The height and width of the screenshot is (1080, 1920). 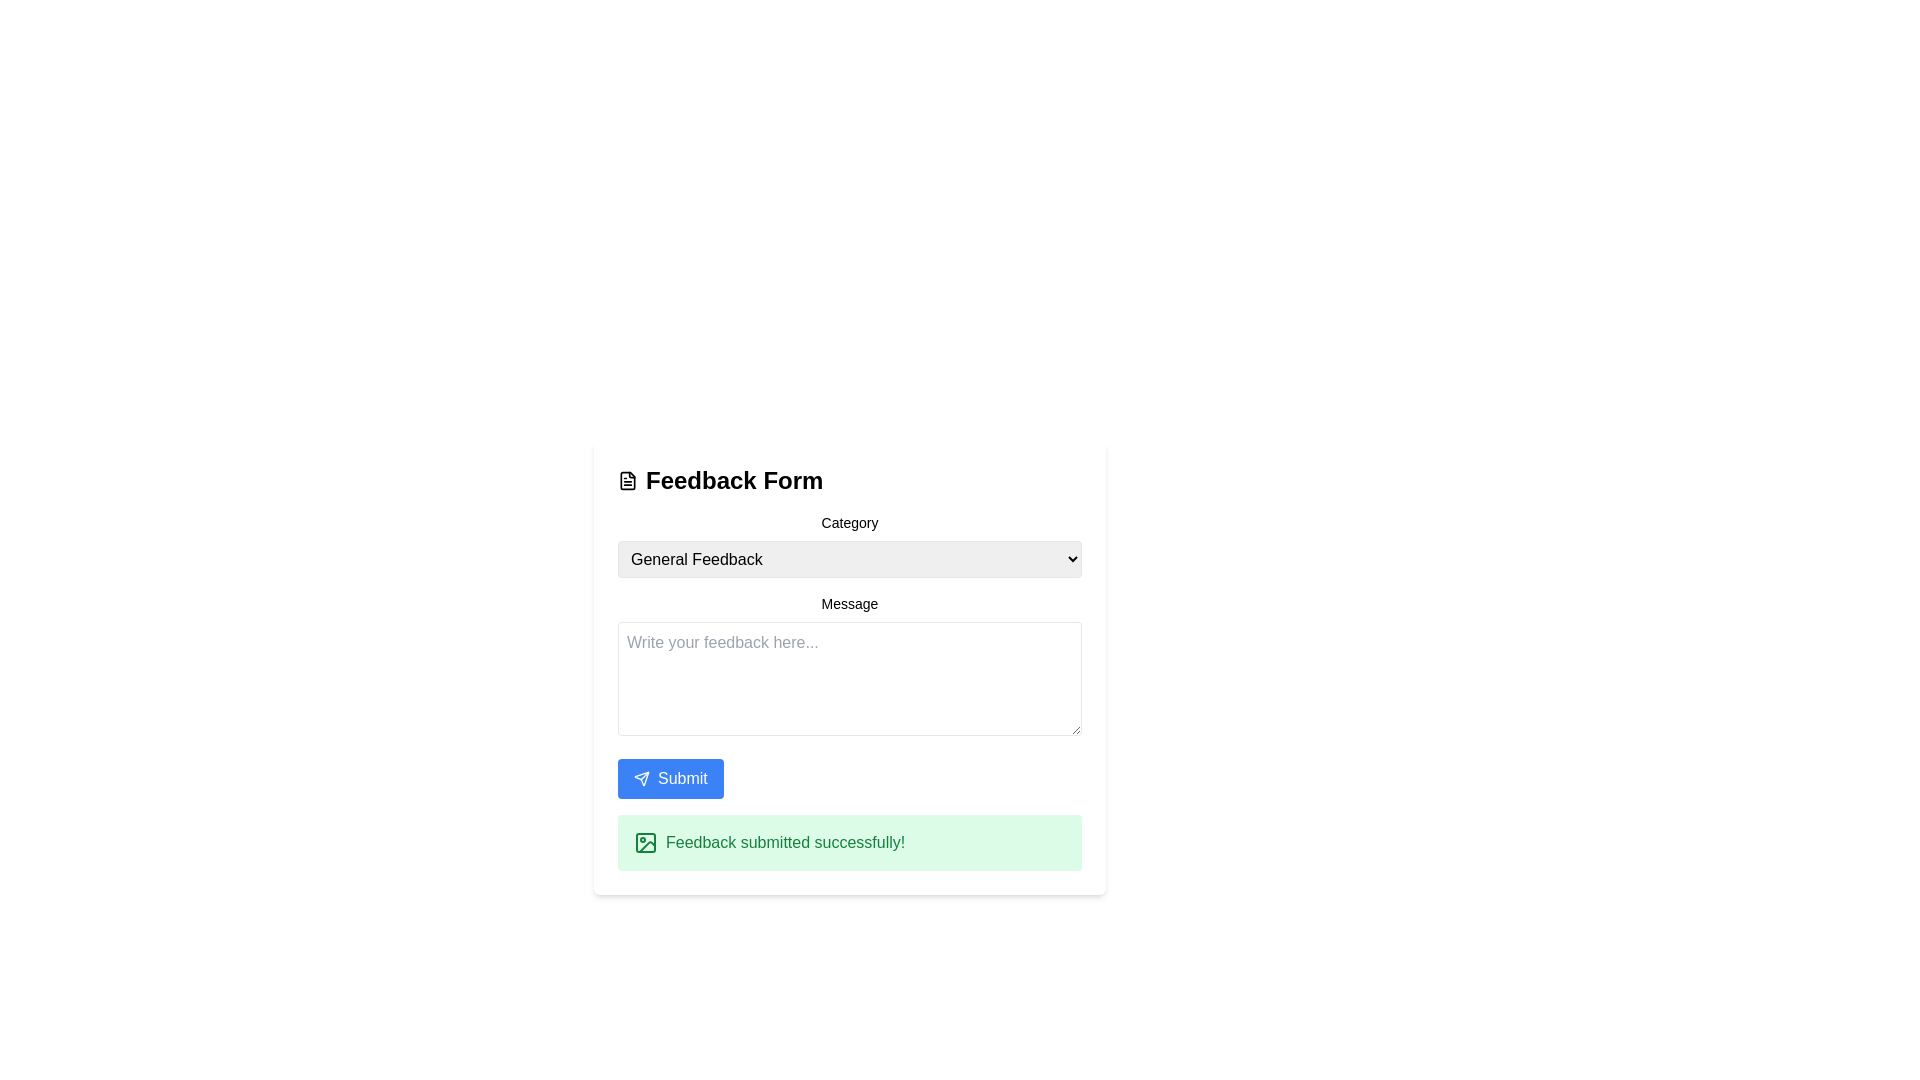 What do you see at coordinates (849, 559) in the screenshot?
I see `the 'General Feedback' dropdown menu` at bounding box center [849, 559].